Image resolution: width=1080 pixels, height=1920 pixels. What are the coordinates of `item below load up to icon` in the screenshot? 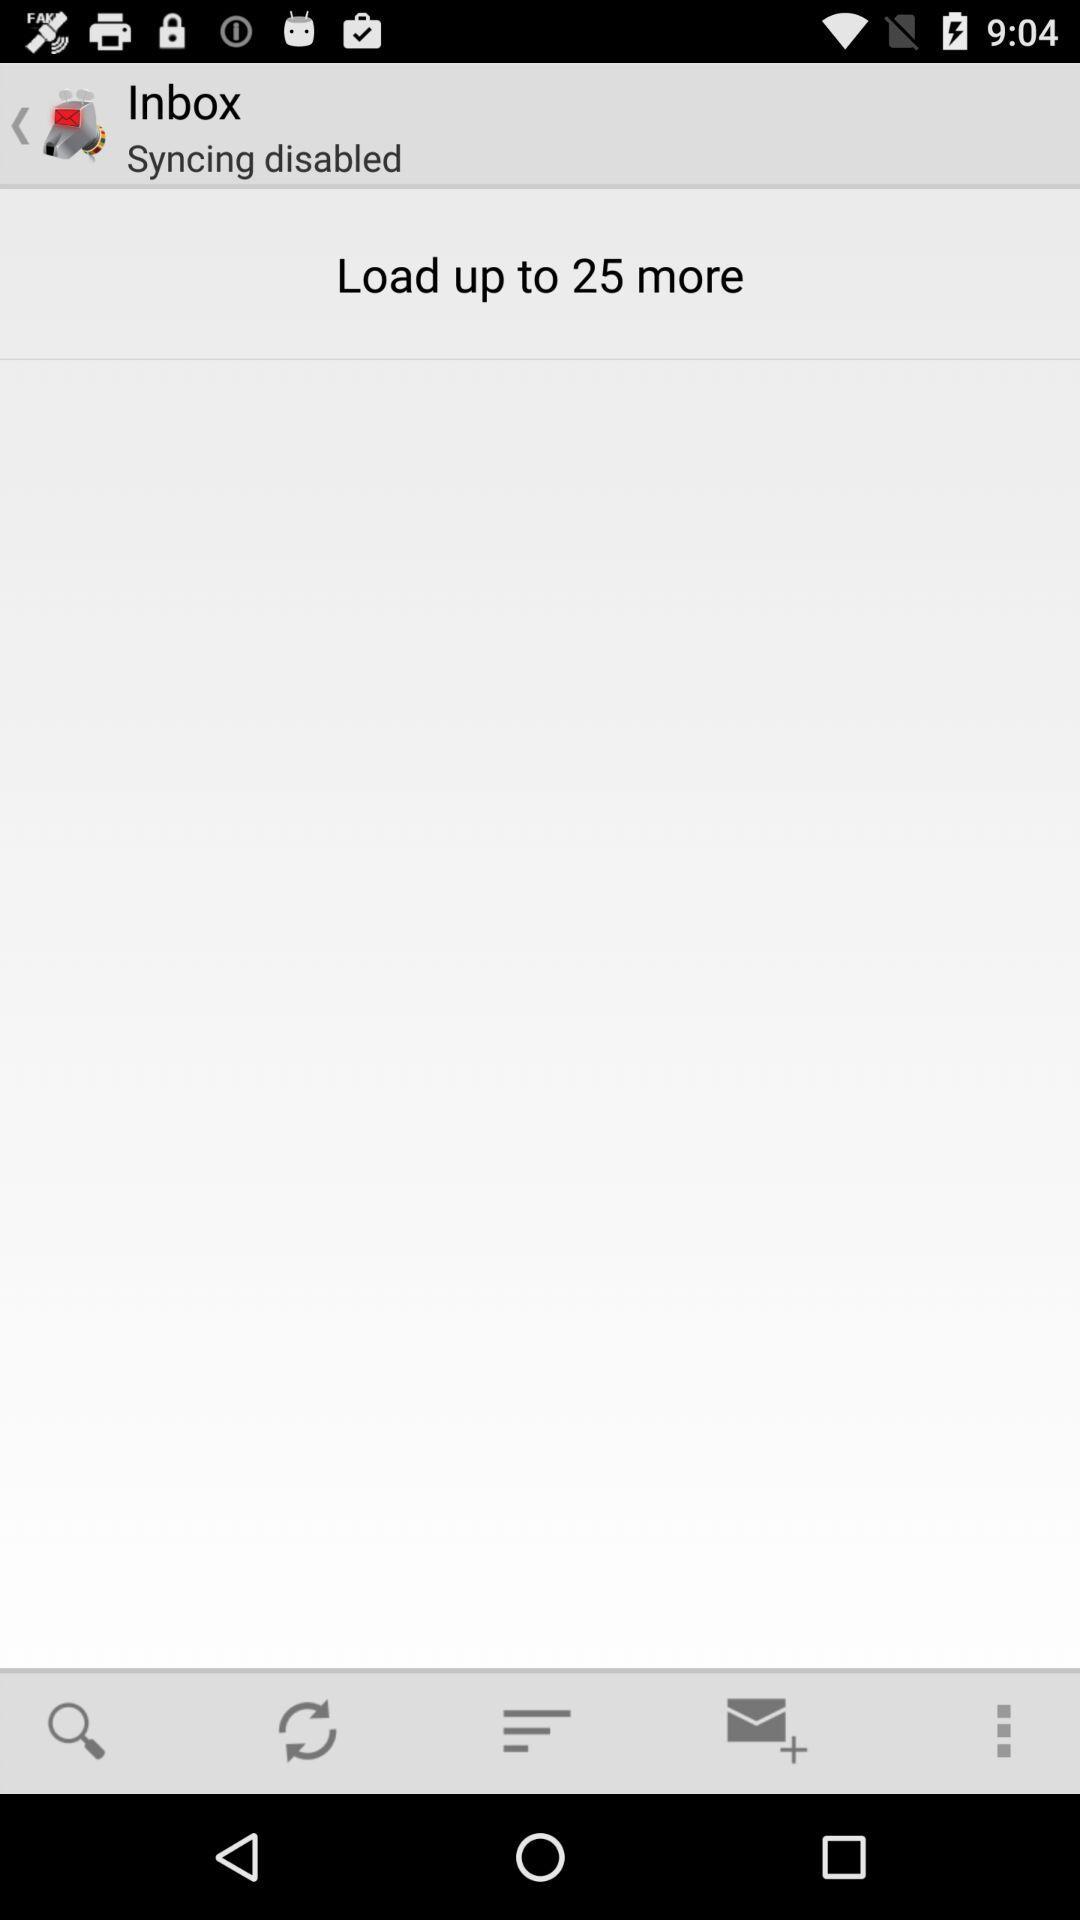 It's located at (307, 1730).